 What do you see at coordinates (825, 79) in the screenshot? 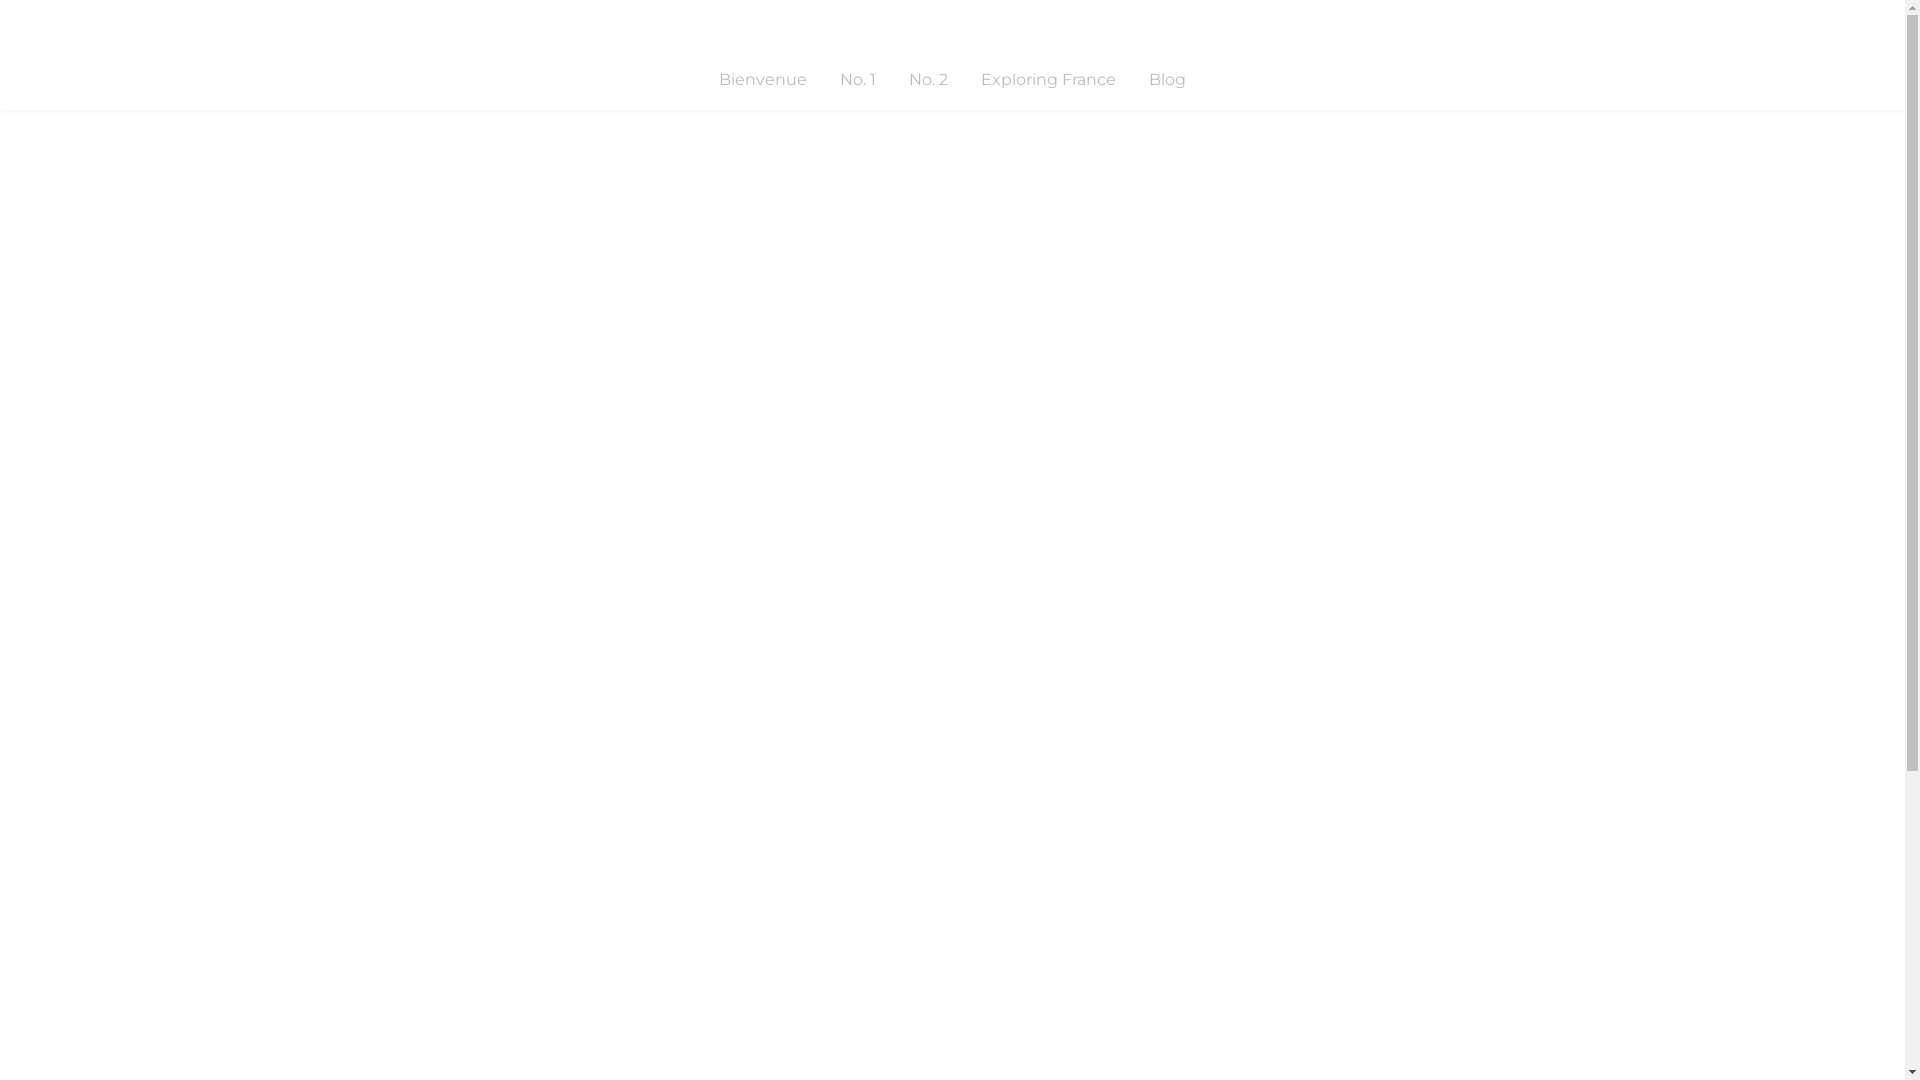
I see `'No. 1'` at bounding box center [825, 79].